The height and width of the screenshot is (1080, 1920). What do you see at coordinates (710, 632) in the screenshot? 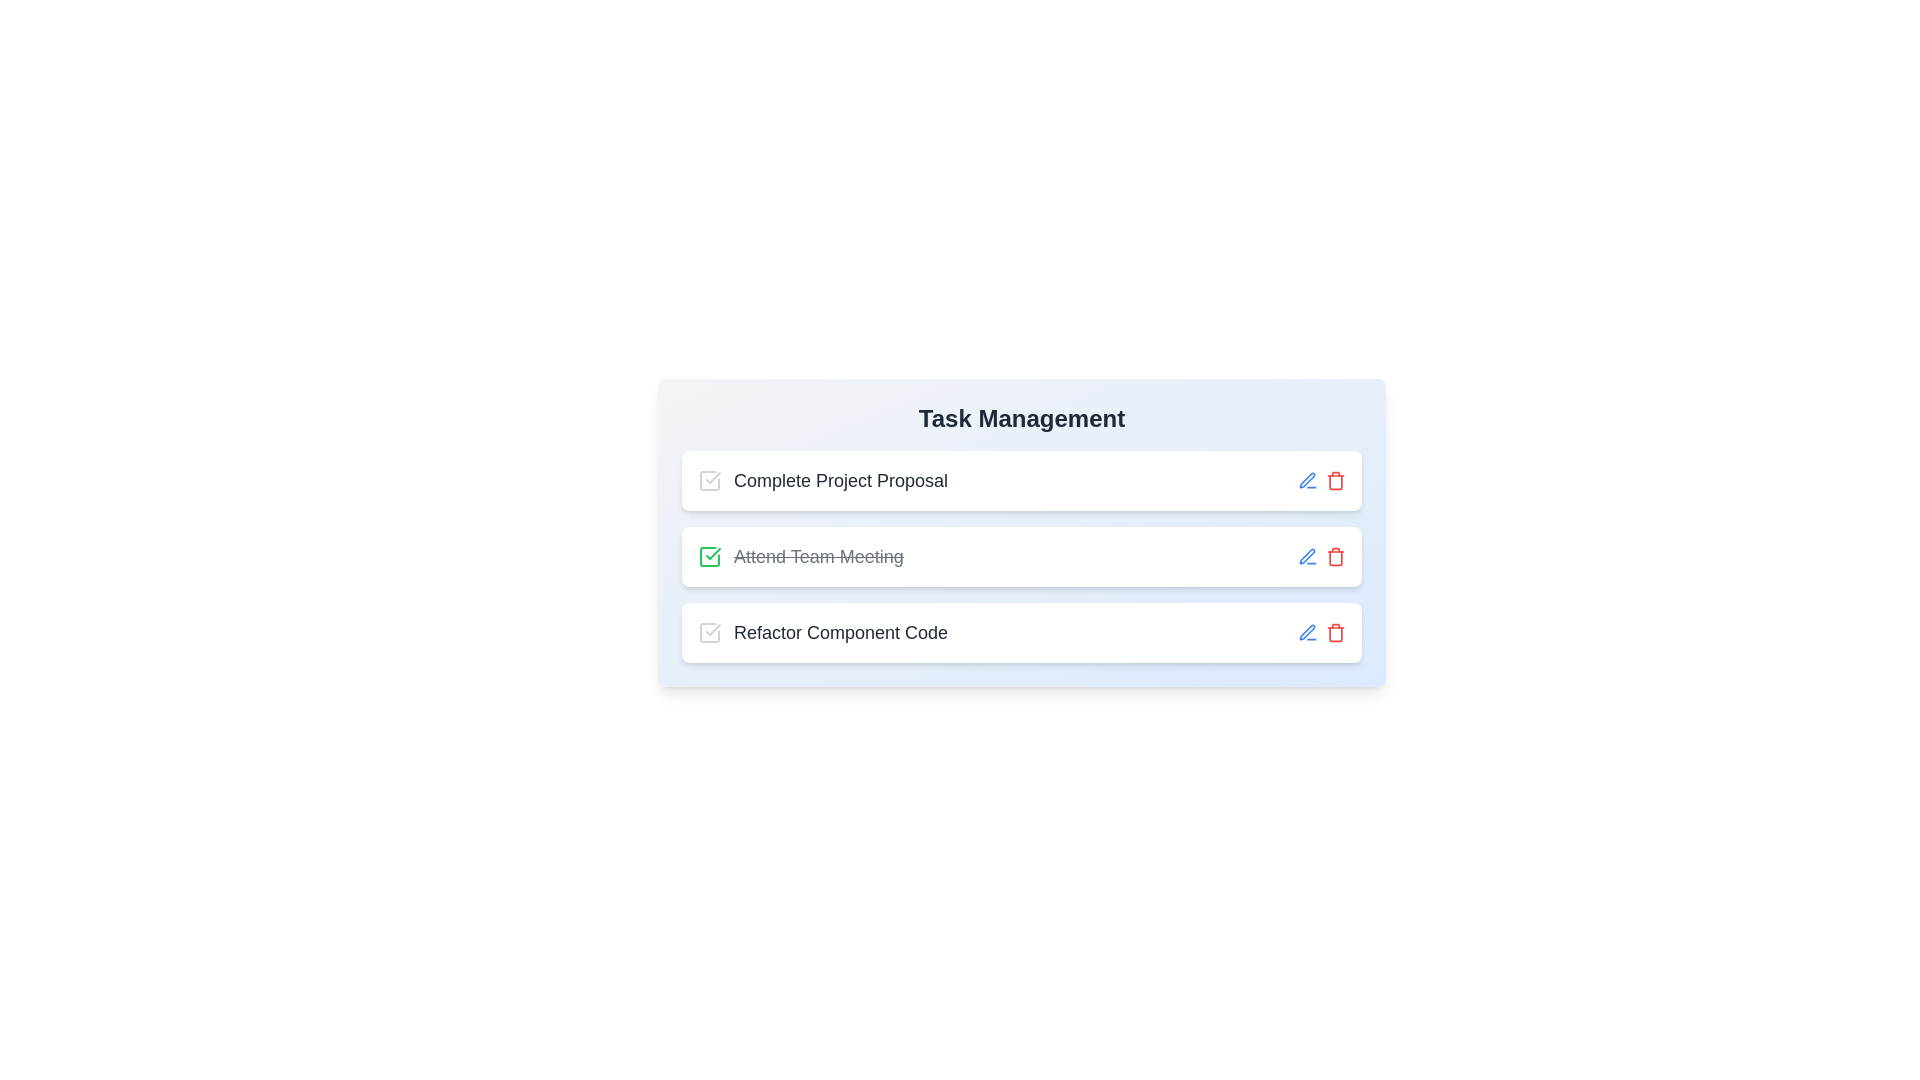
I see `the checkbox to indicate the completion status of the 'Refactor Component Code' task, which is the third item in a vertical list of tasks` at bounding box center [710, 632].